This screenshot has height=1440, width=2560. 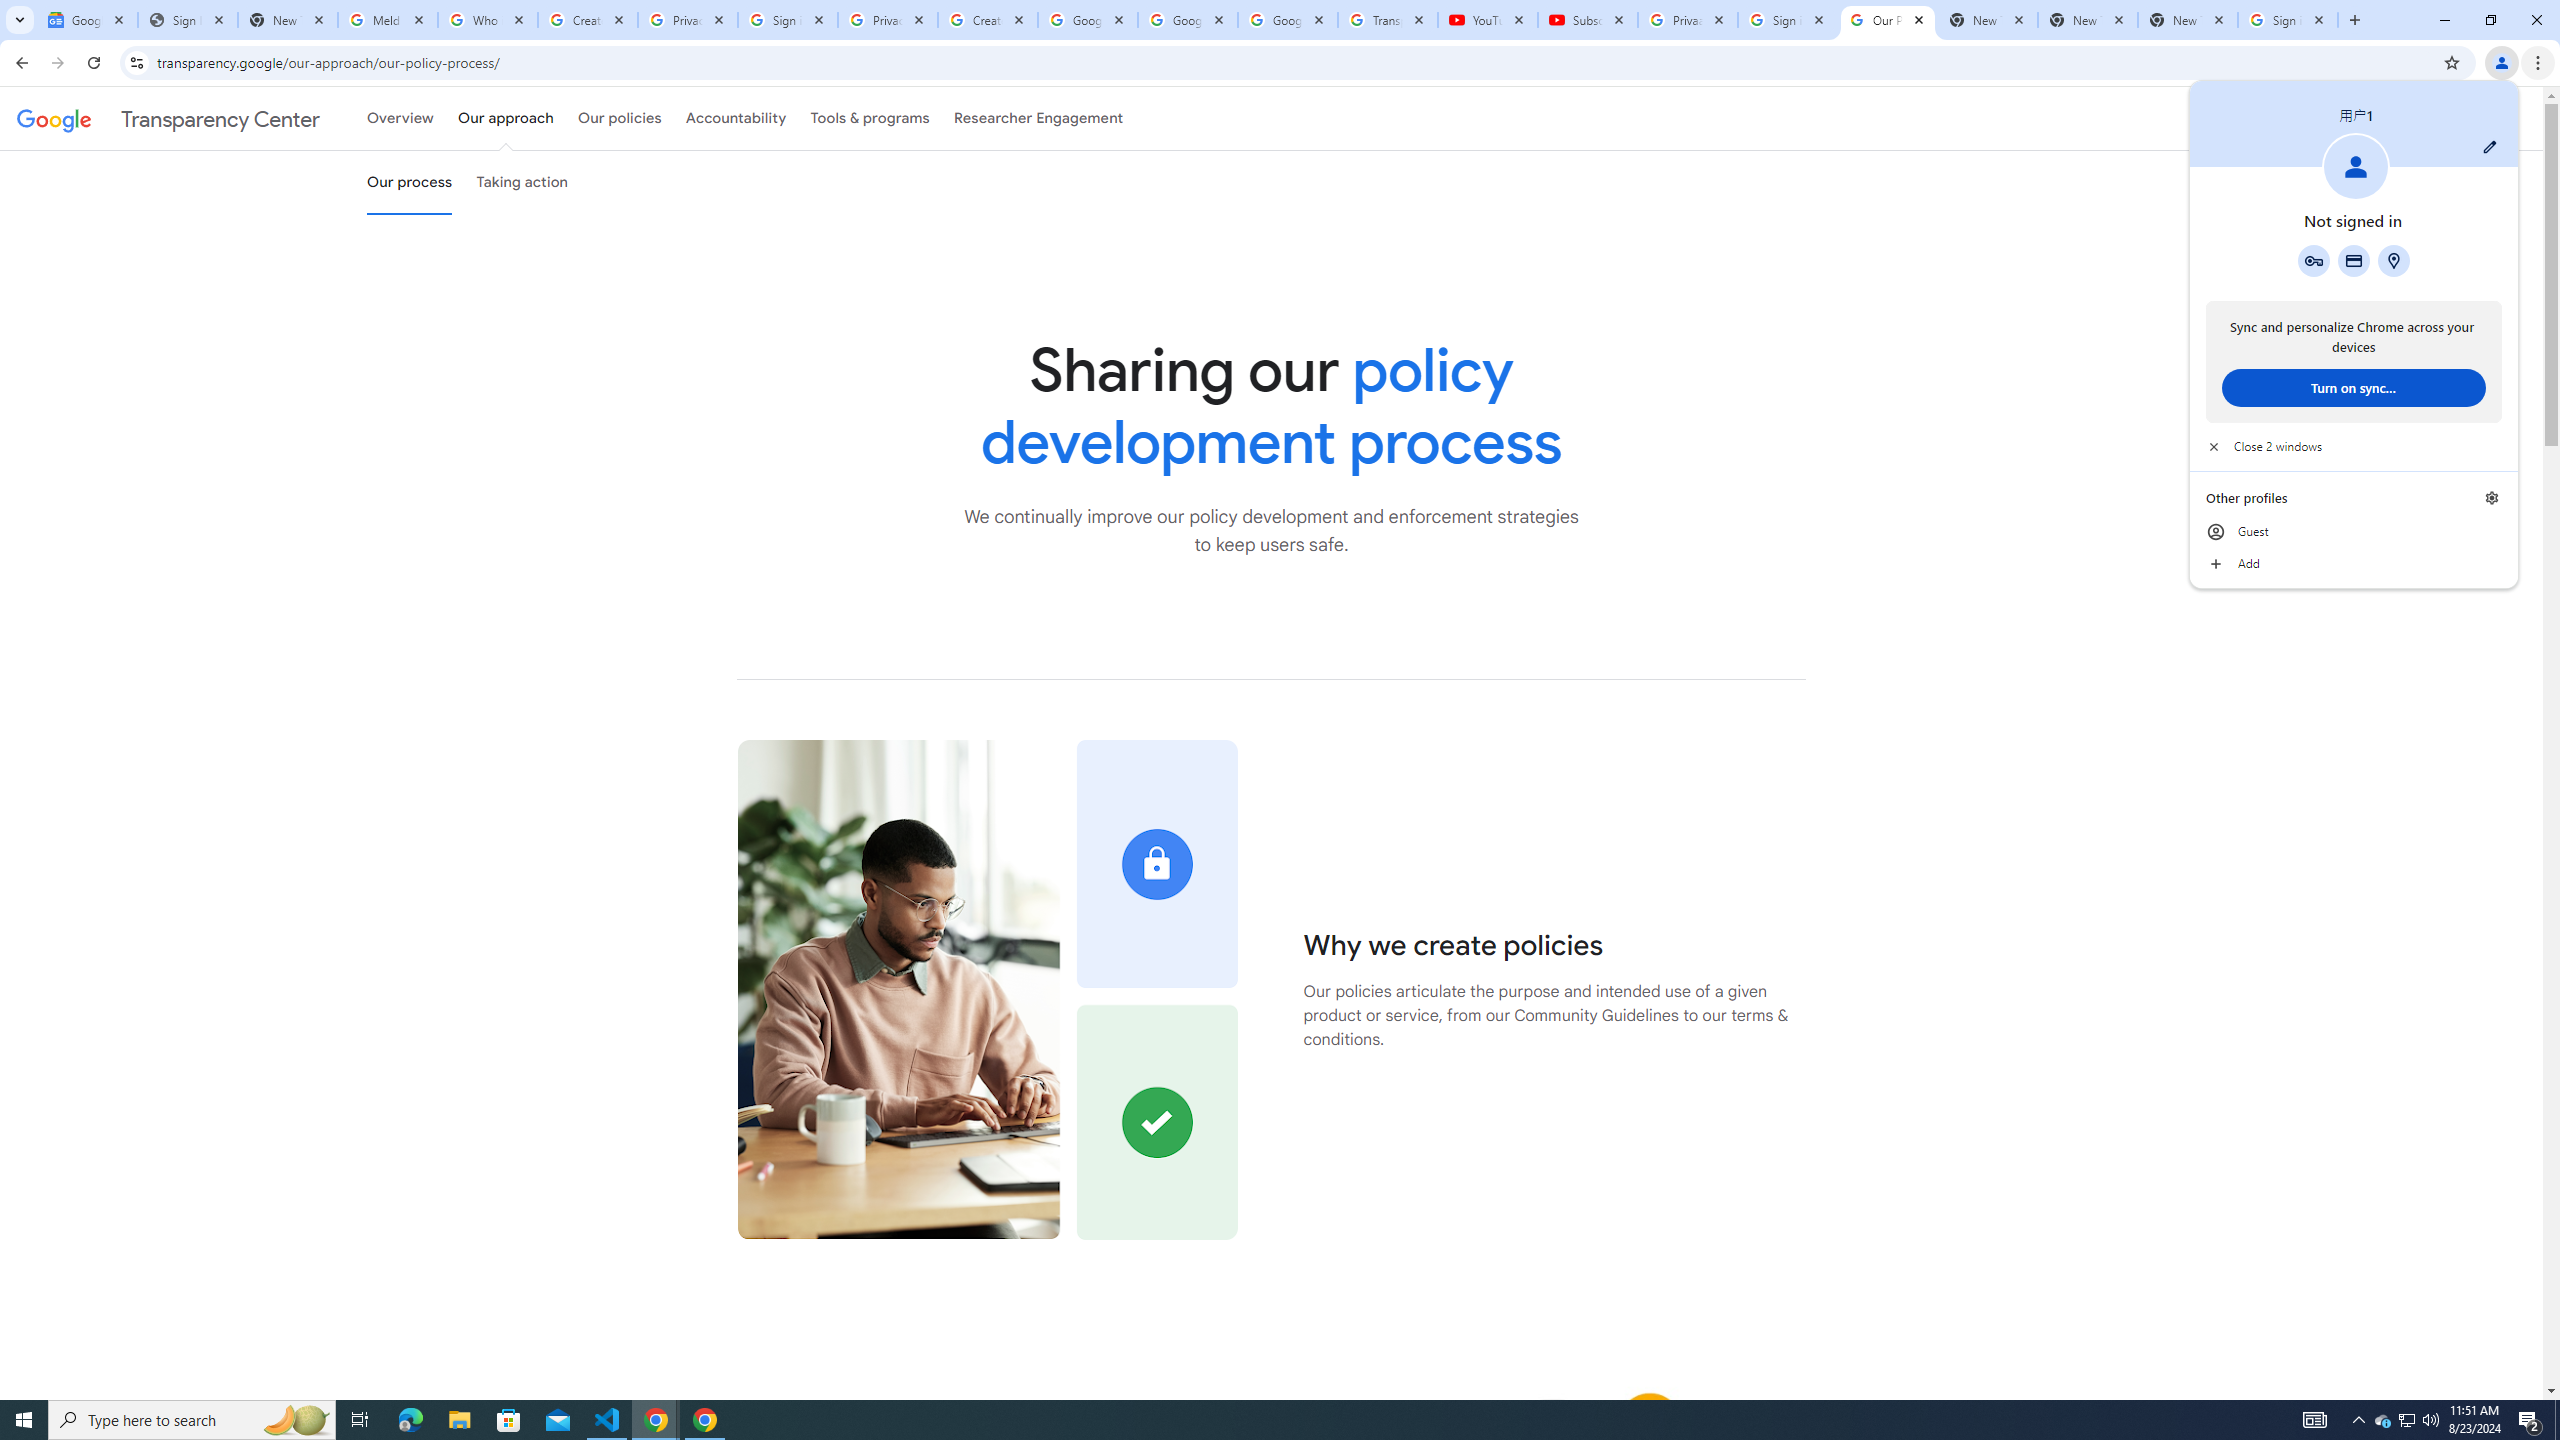 I want to click on 'Guest', so click(x=2352, y=532).